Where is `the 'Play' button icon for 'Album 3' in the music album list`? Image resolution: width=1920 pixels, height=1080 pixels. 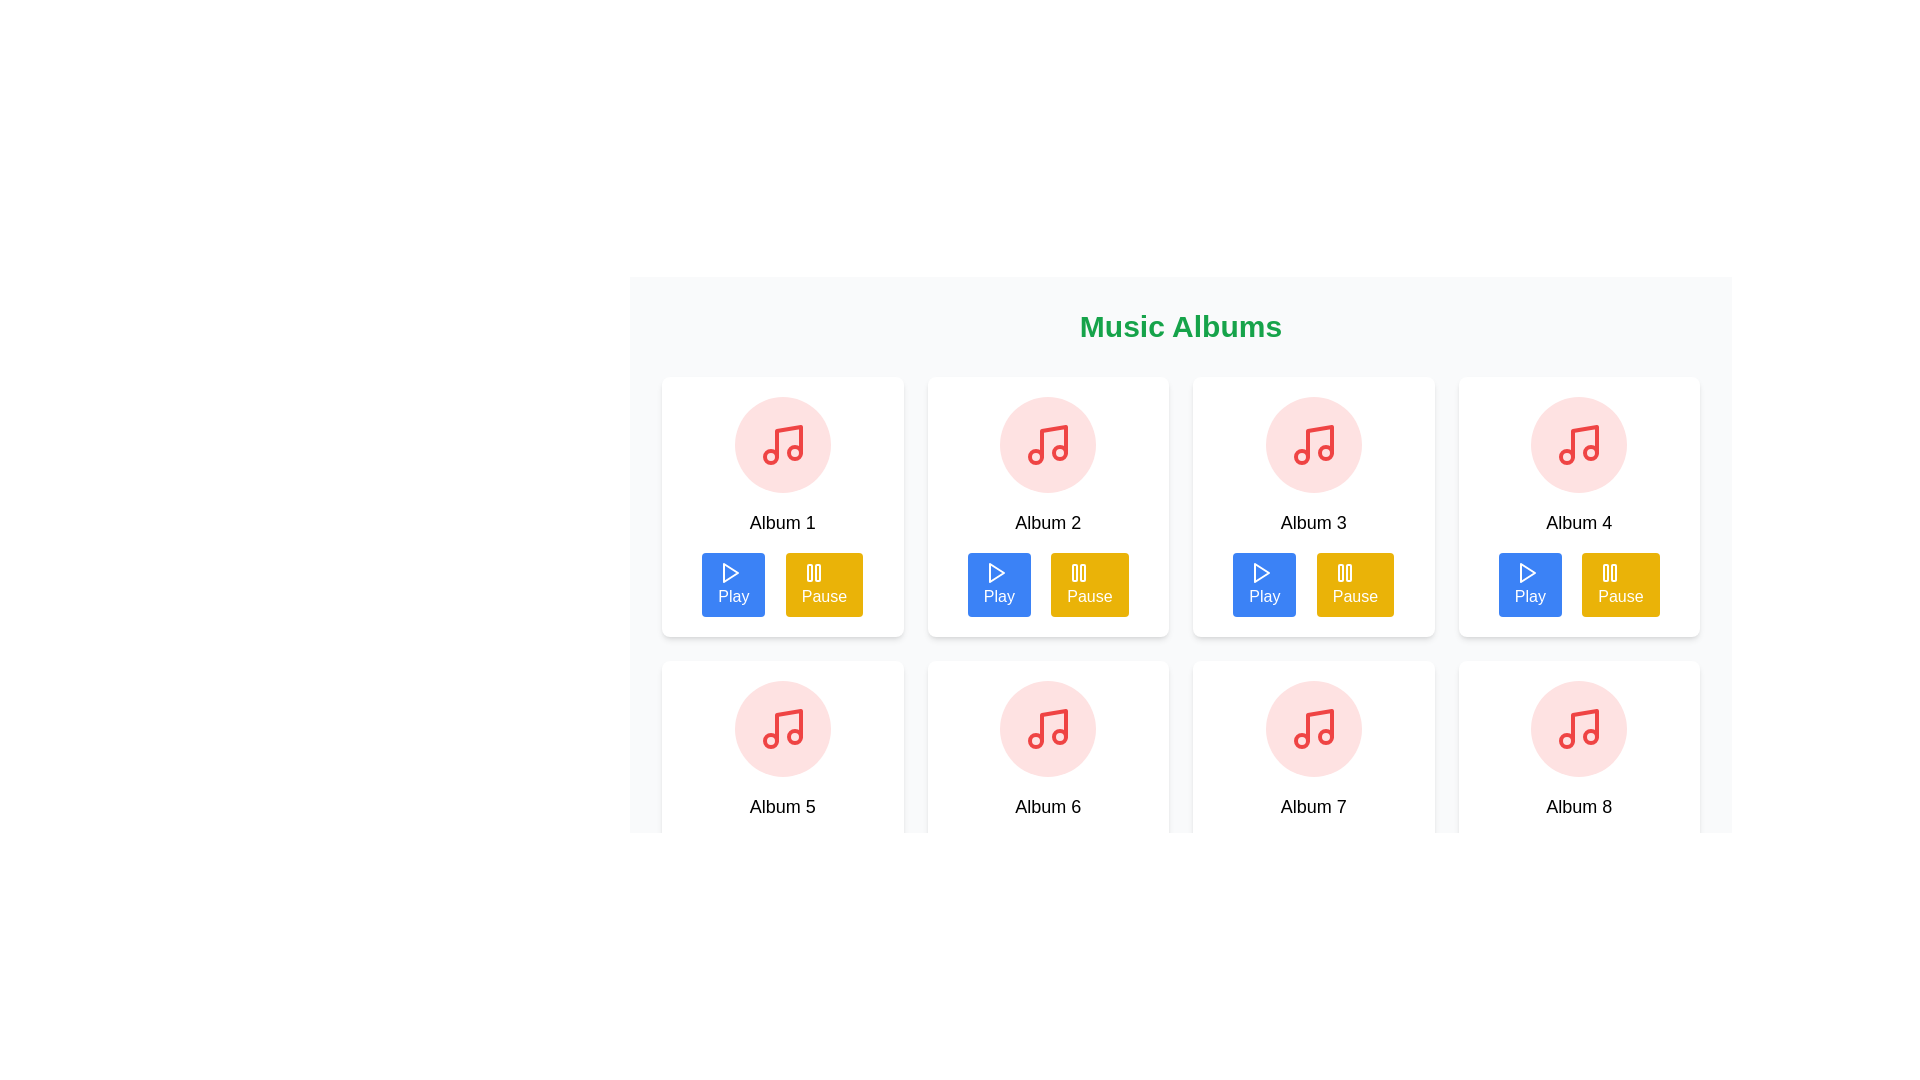 the 'Play' button icon for 'Album 3' in the music album list is located at coordinates (1261, 573).